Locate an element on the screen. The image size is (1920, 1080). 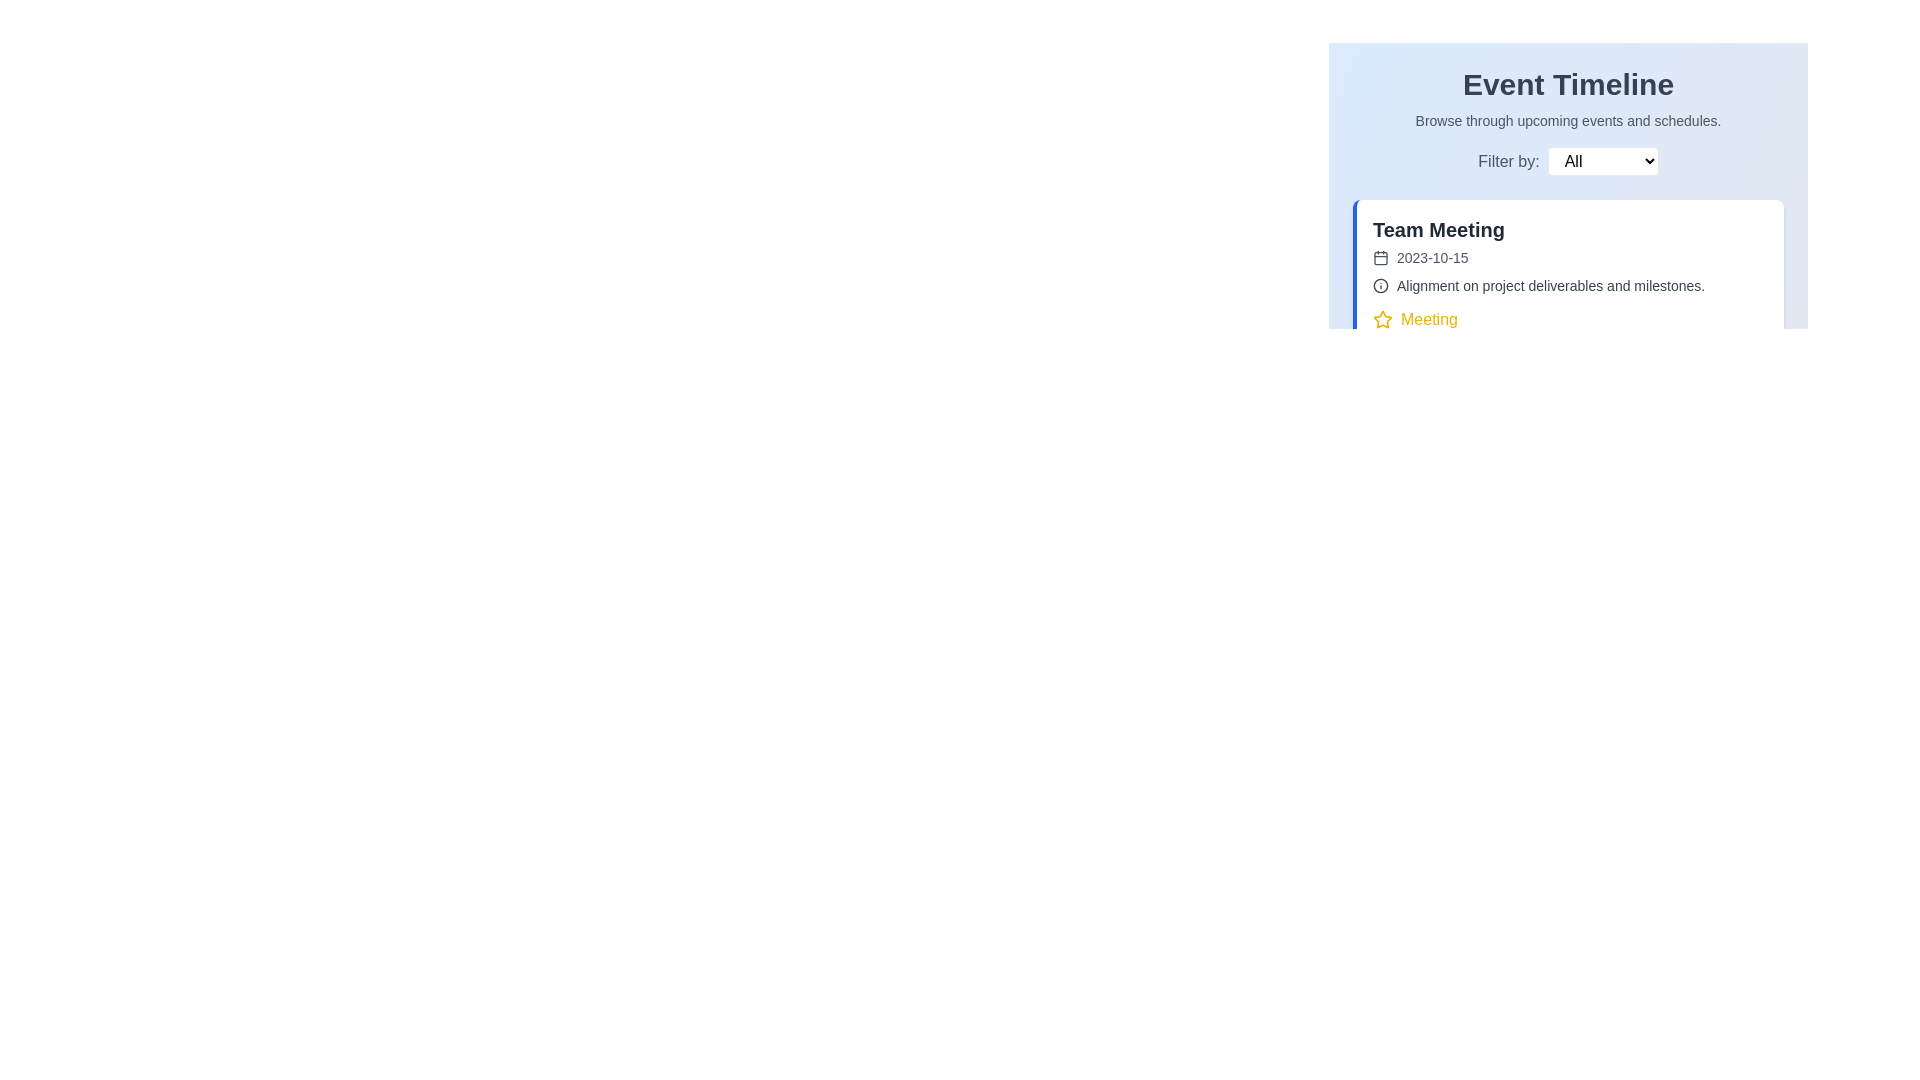
the icon with a lowercase 'i' is located at coordinates (1569, 285).